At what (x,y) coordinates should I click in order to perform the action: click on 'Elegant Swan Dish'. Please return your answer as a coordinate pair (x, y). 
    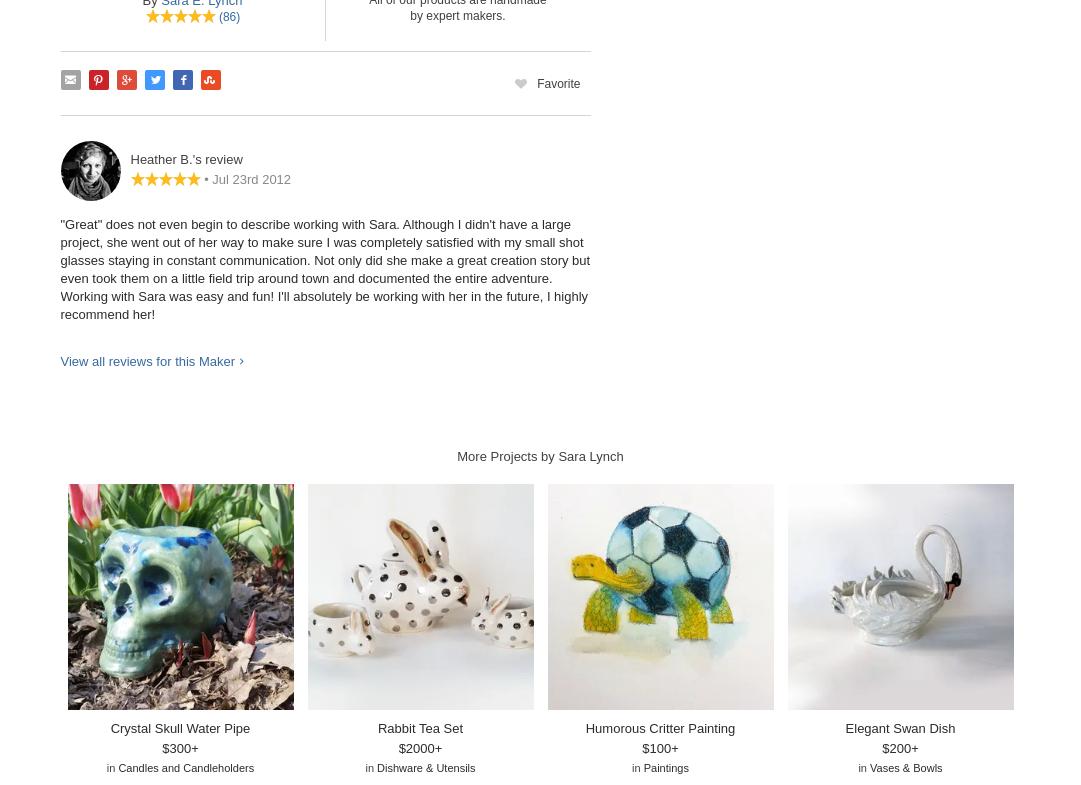
    Looking at the image, I should click on (900, 727).